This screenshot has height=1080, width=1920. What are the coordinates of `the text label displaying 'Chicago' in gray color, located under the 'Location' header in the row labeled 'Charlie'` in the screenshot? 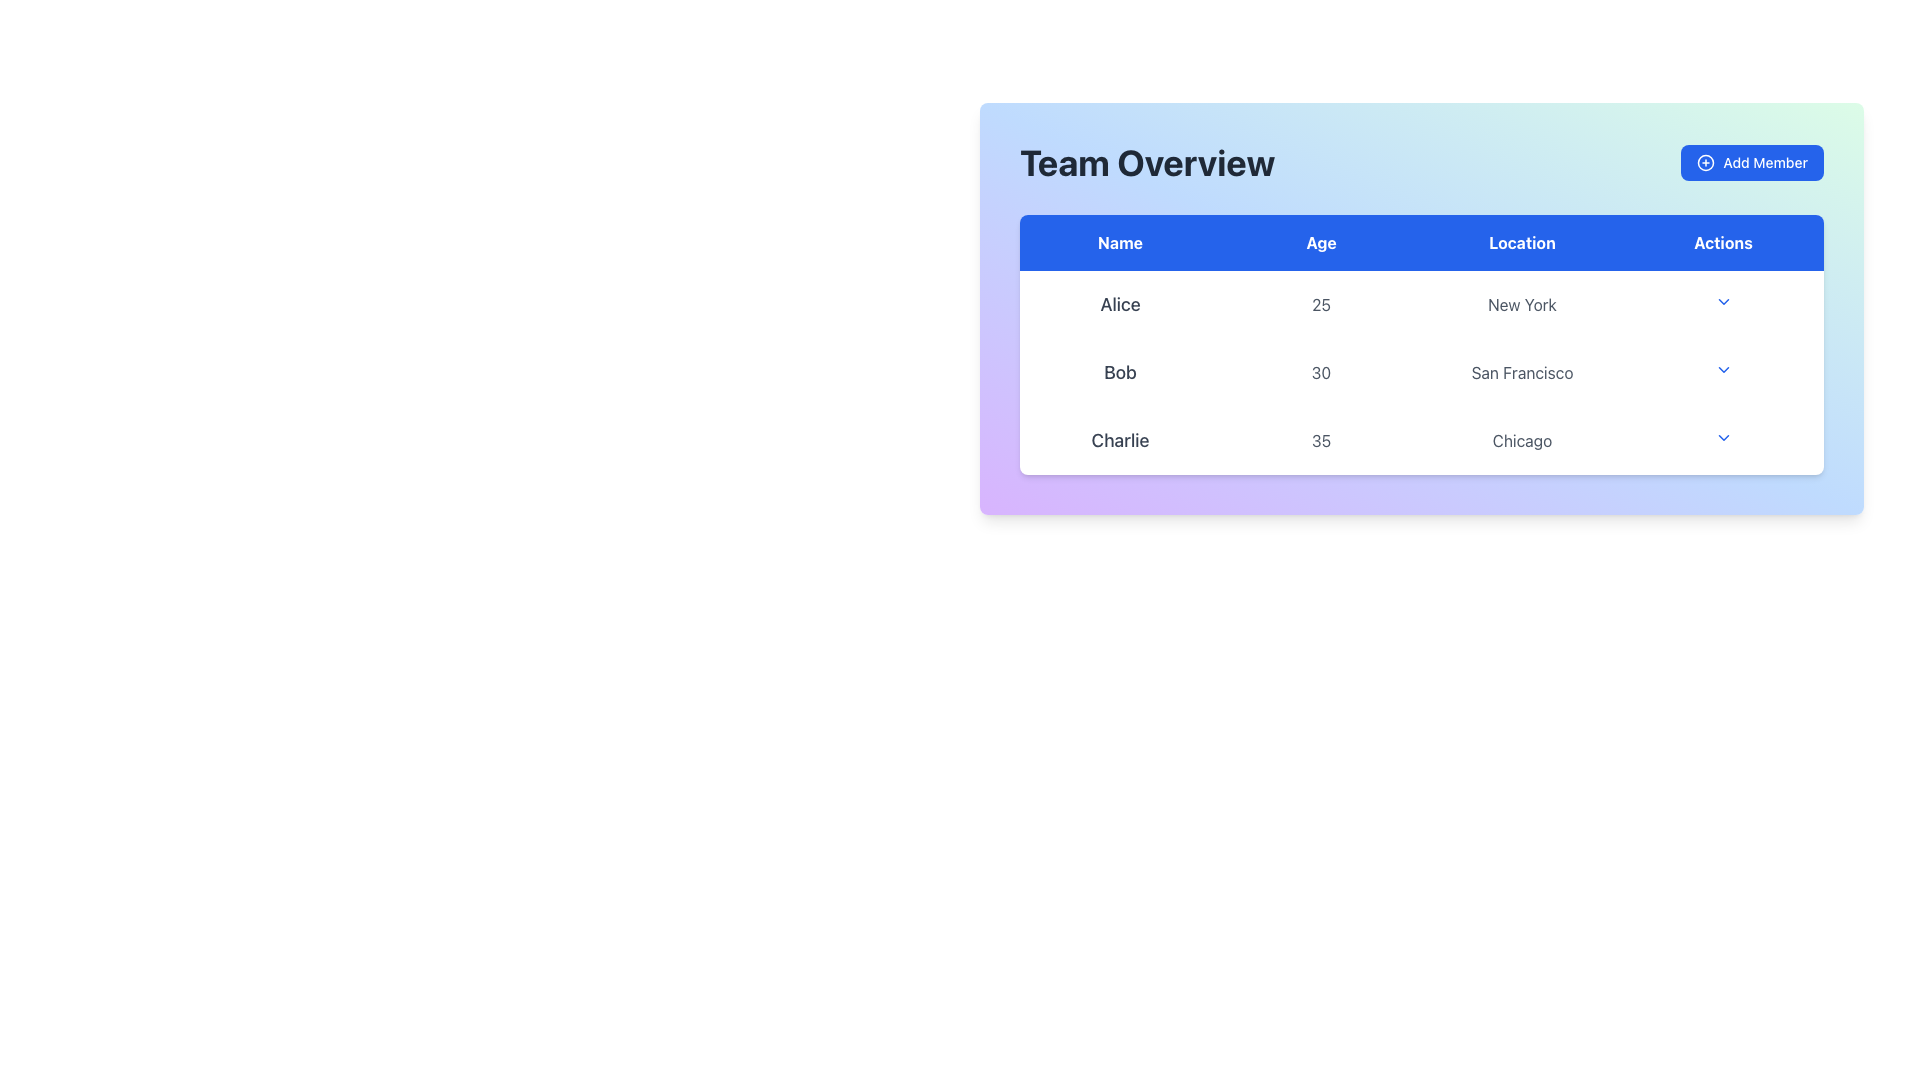 It's located at (1521, 439).